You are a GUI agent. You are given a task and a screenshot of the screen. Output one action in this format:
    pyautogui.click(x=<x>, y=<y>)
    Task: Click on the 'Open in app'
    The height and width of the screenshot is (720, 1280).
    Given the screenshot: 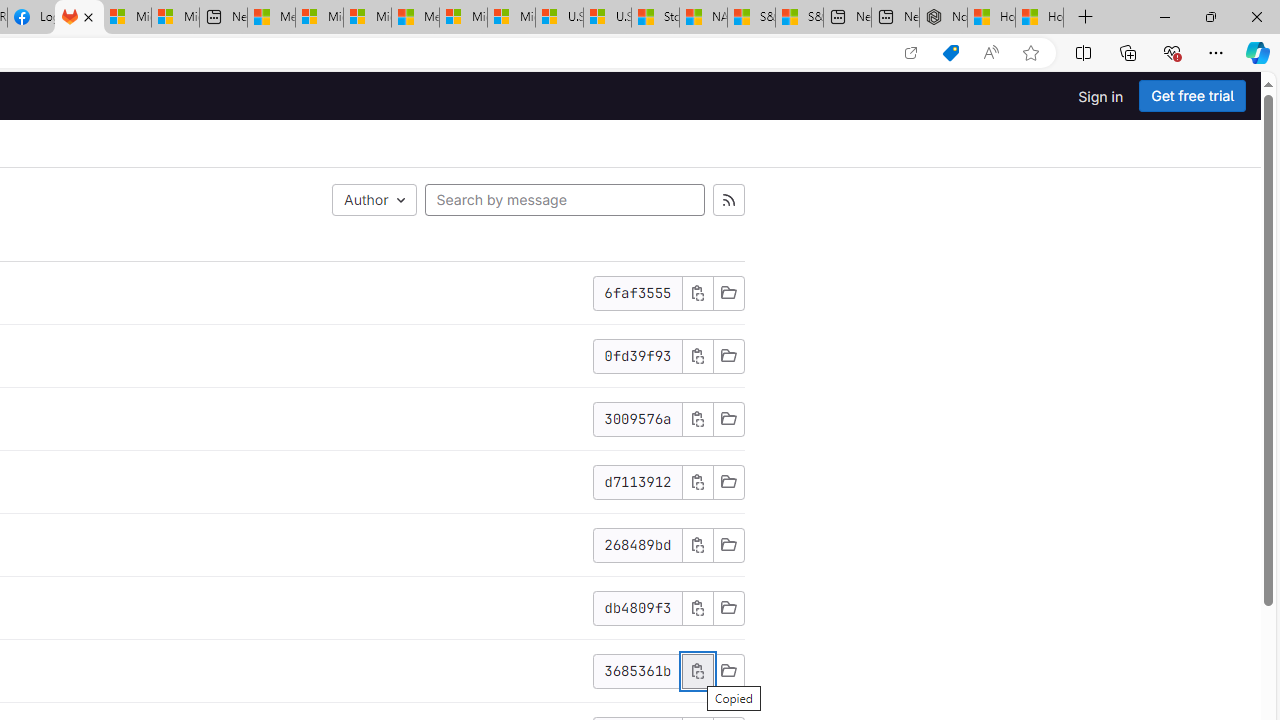 What is the action you would take?
    pyautogui.click(x=909, y=52)
    